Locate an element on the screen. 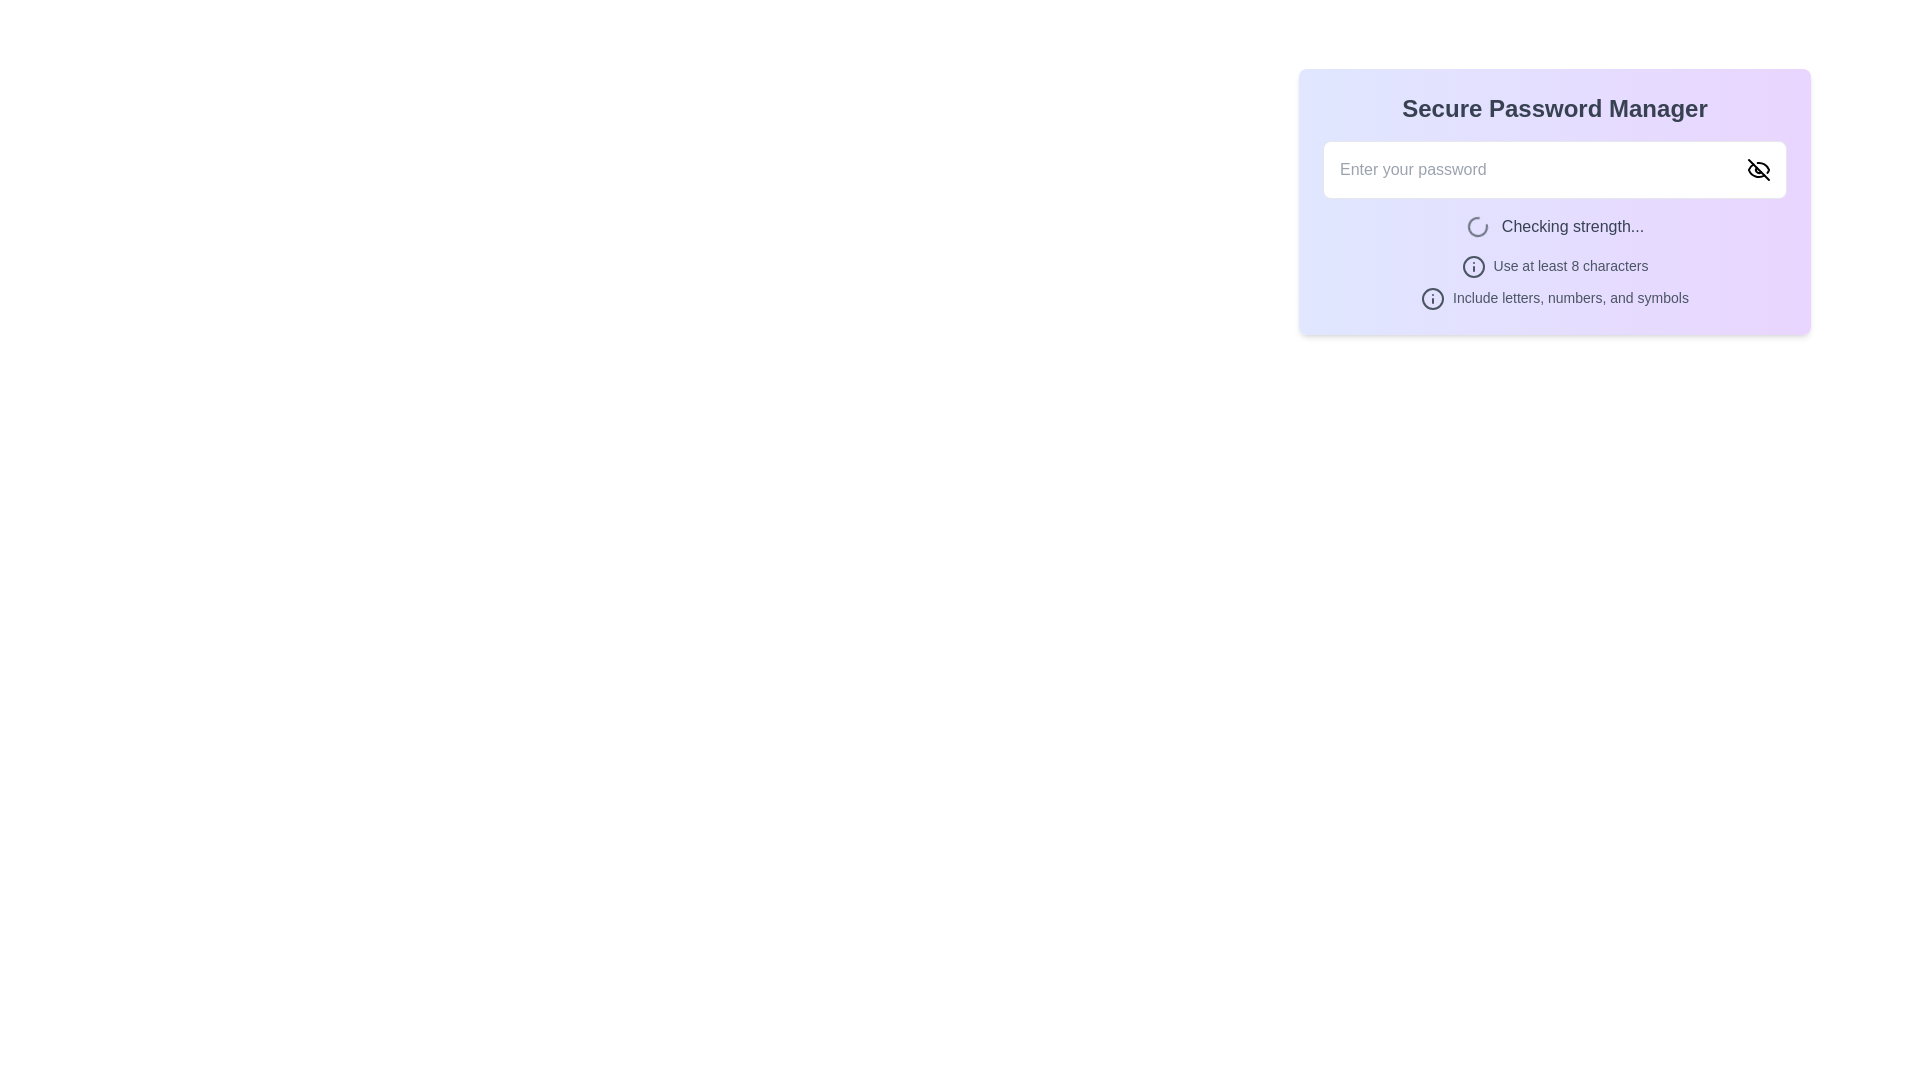 The height and width of the screenshot is (1080, 1920). the circular information icon with an outlined border and a small dot inside, located to the left of the 'Use at least 8 characters' text area is located at coordinates (1473, 265).